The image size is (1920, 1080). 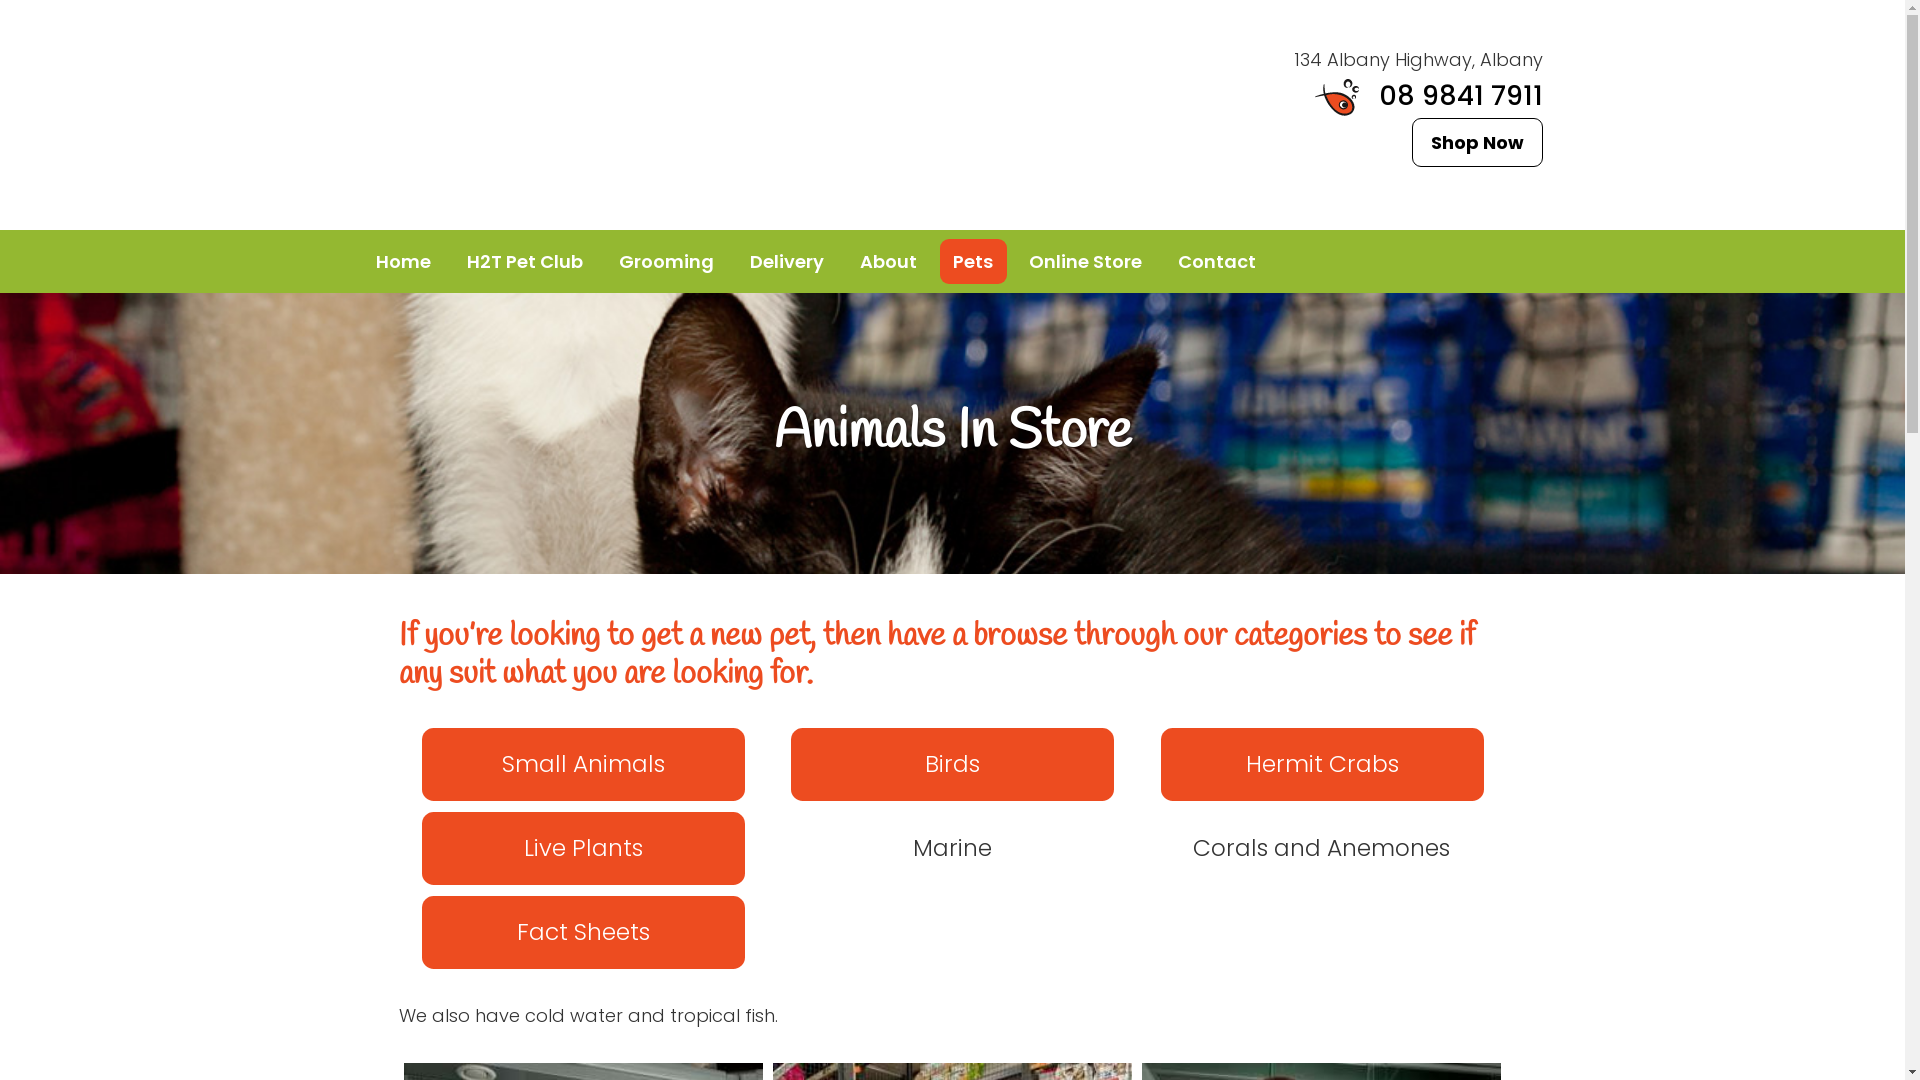 What do you see at coordinates (582, 932) in the screenshot?
I see `'Fact Sheets'` at bounding box center [582, 932].